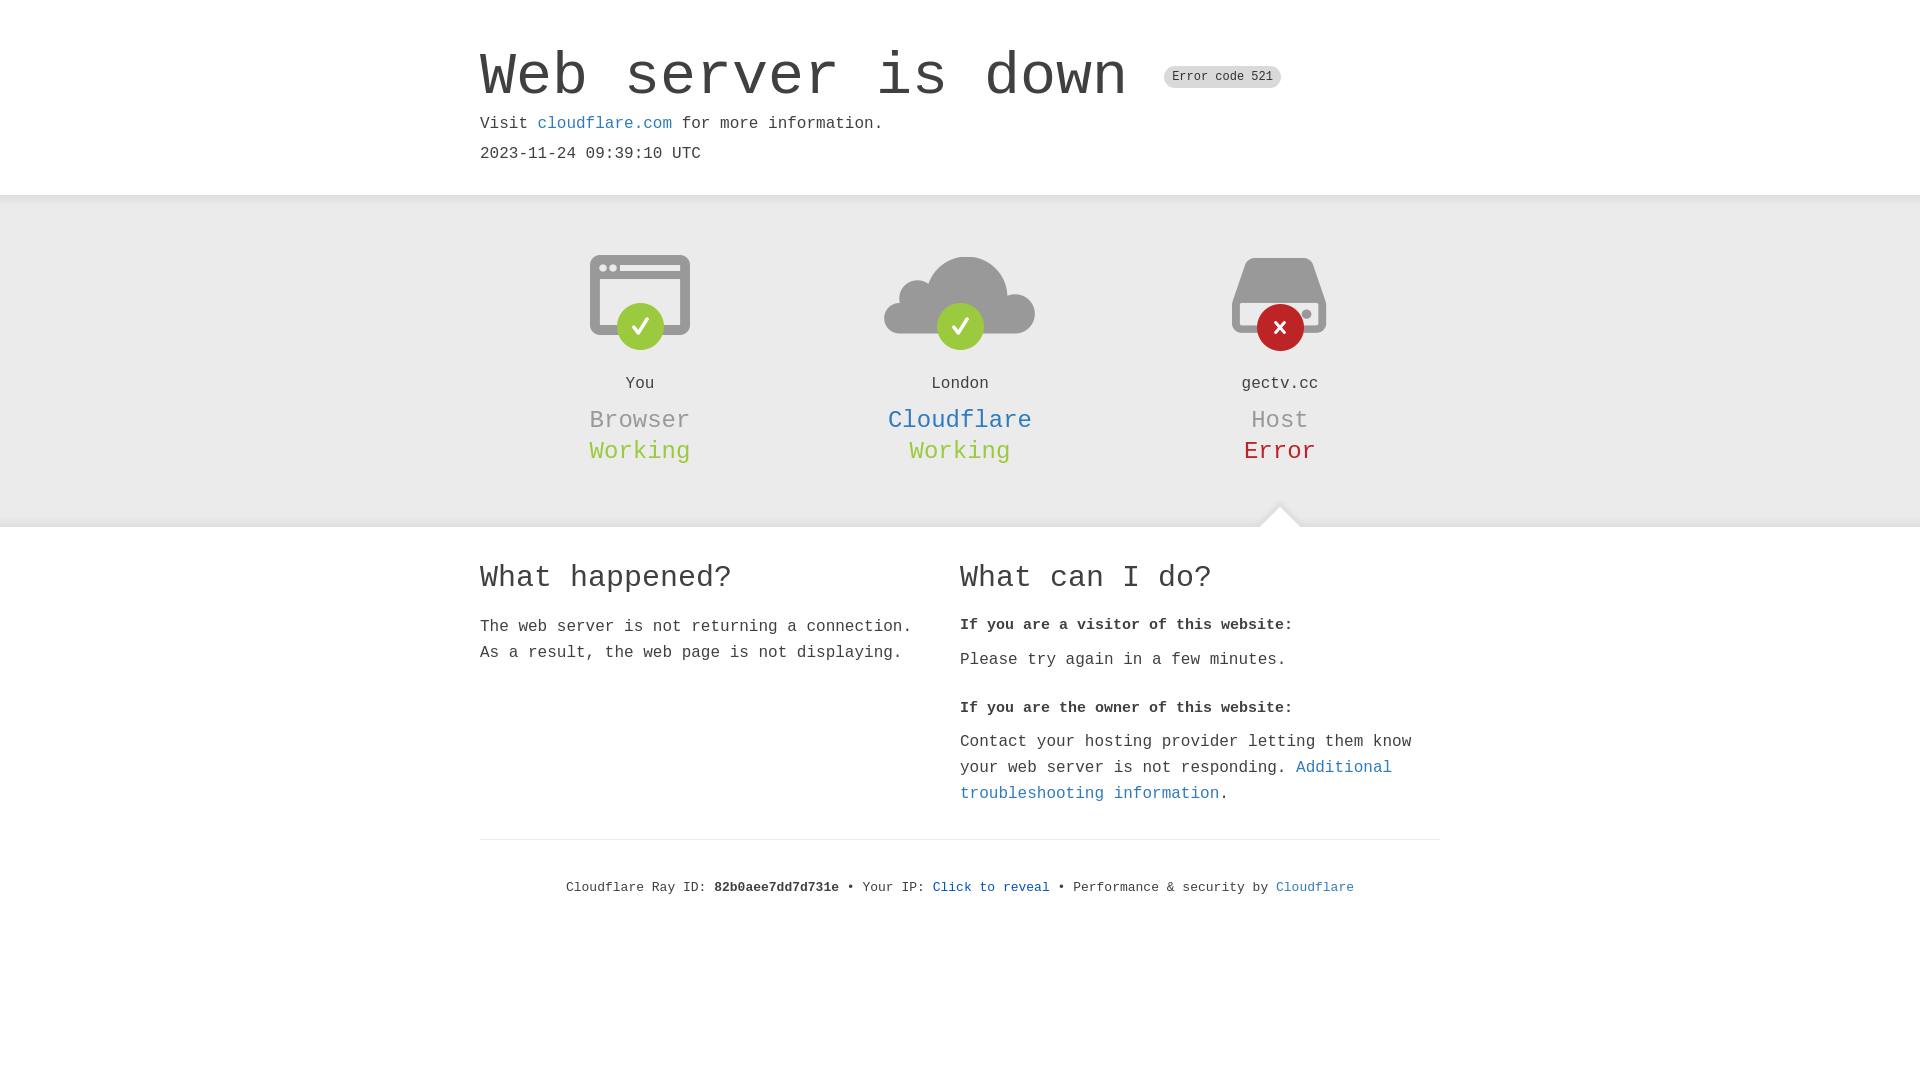 The width and height of the screenshot is (1920, 1080). Describe the element at coordinates (603, 123) in the screenshot. I see `'cloudflare.com'` at that location.